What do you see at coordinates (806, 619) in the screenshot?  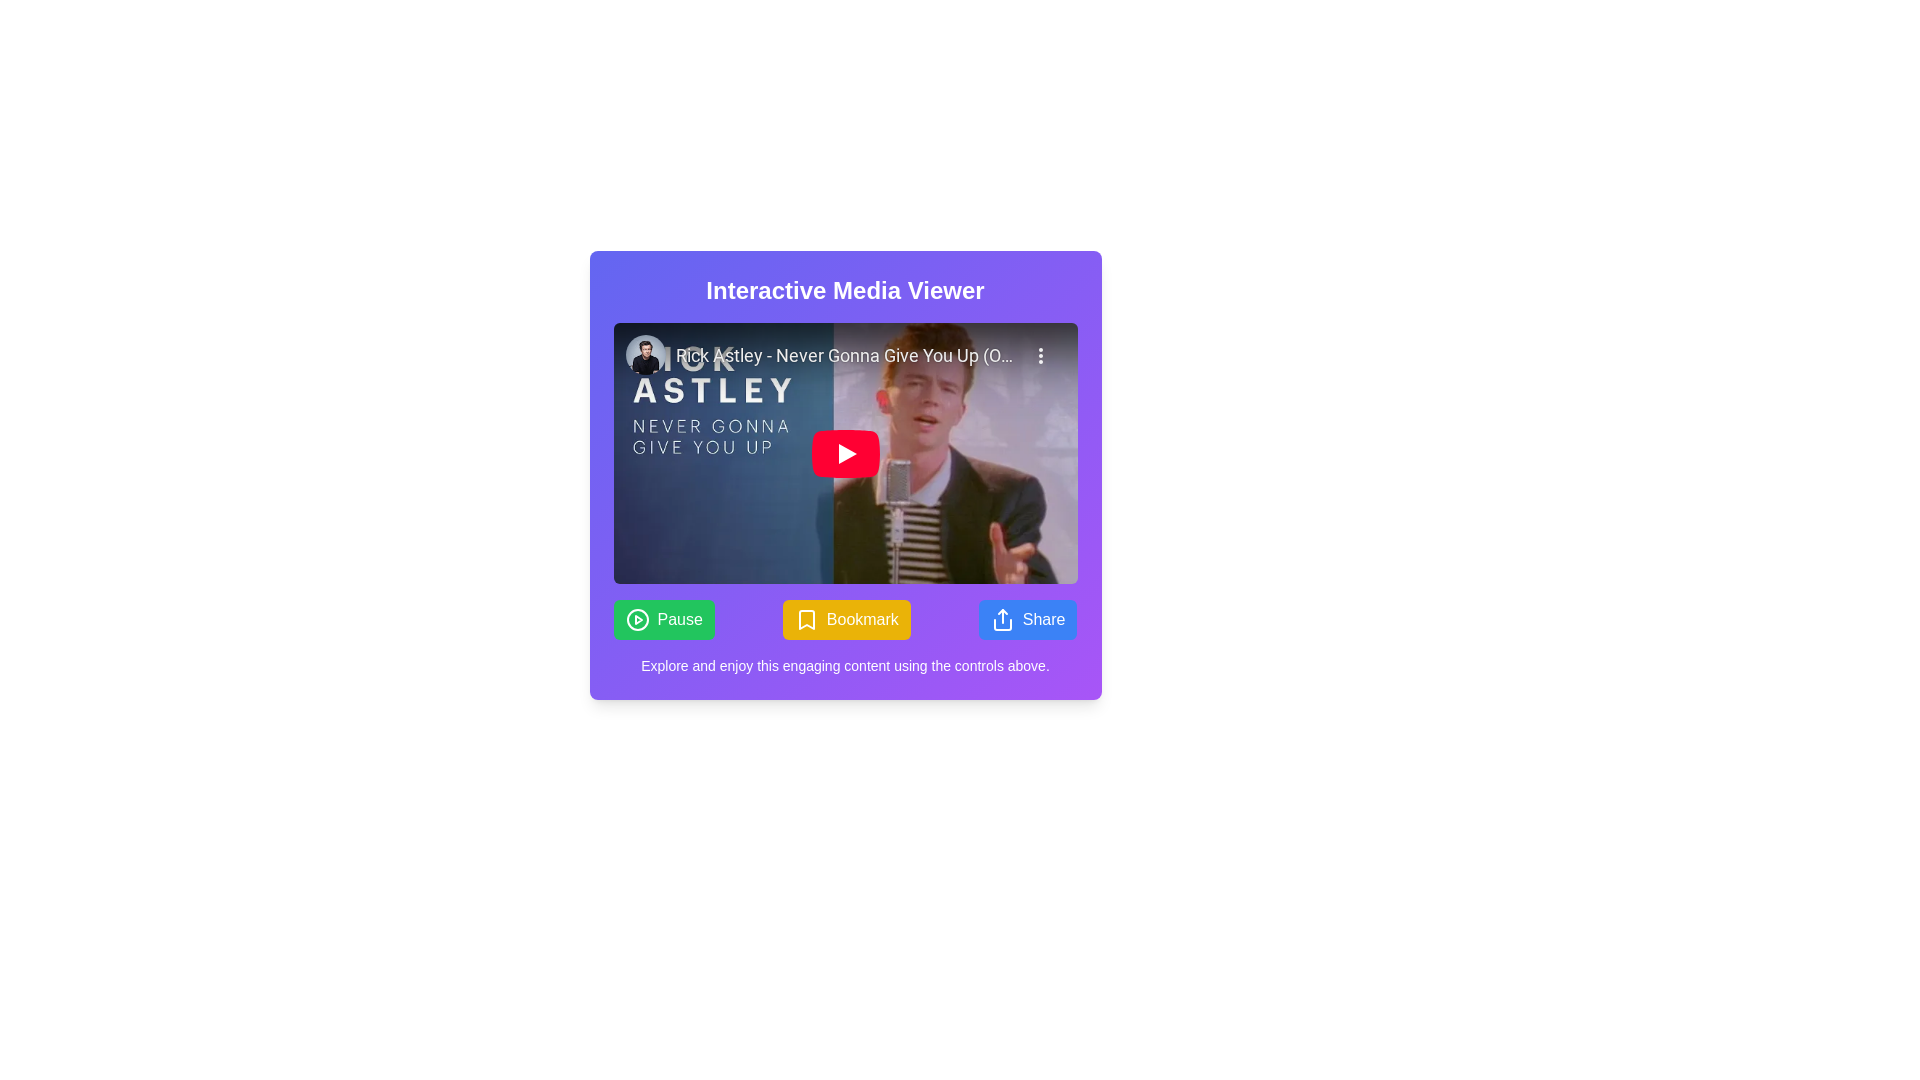 I see `the bookmark icon located within the 'Bookmark' button, which is centered horizontally in the second row of buttons` at bounding box center [806, 619].